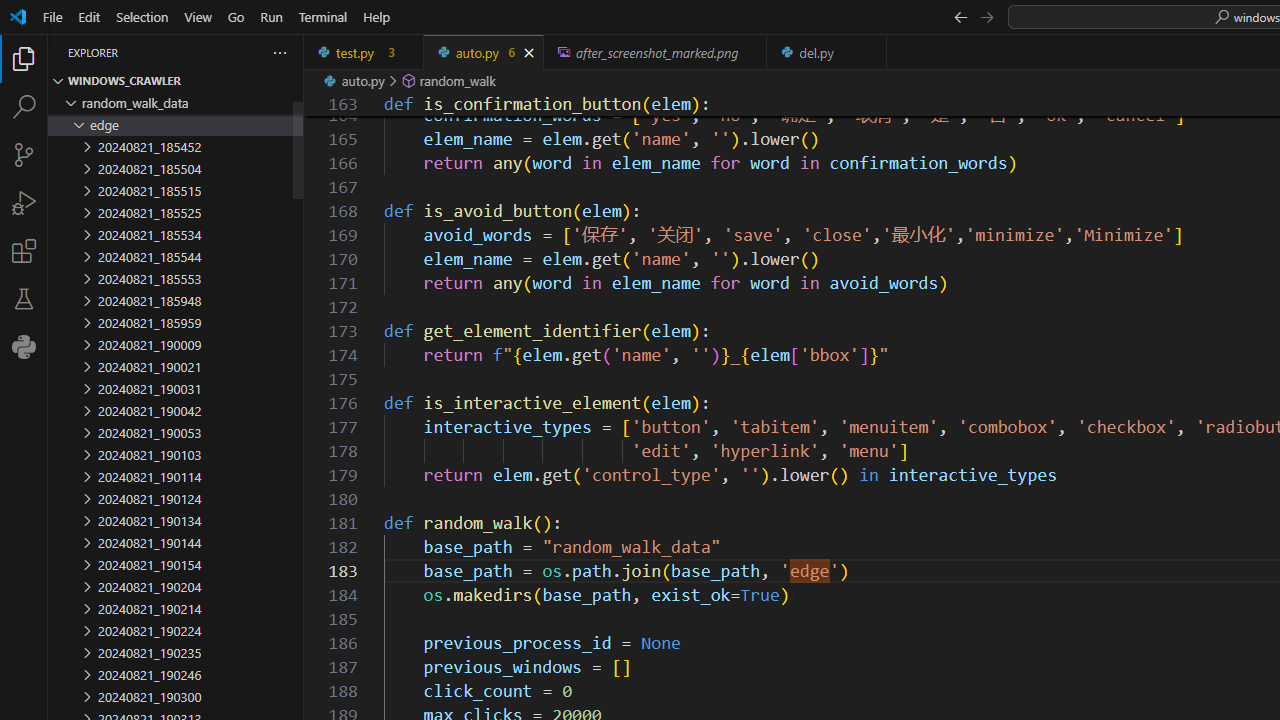 The height and width of the screenshot is (720, 1280). I want to click on 'Explorer Section: windows_crawler', so click(176, 80).